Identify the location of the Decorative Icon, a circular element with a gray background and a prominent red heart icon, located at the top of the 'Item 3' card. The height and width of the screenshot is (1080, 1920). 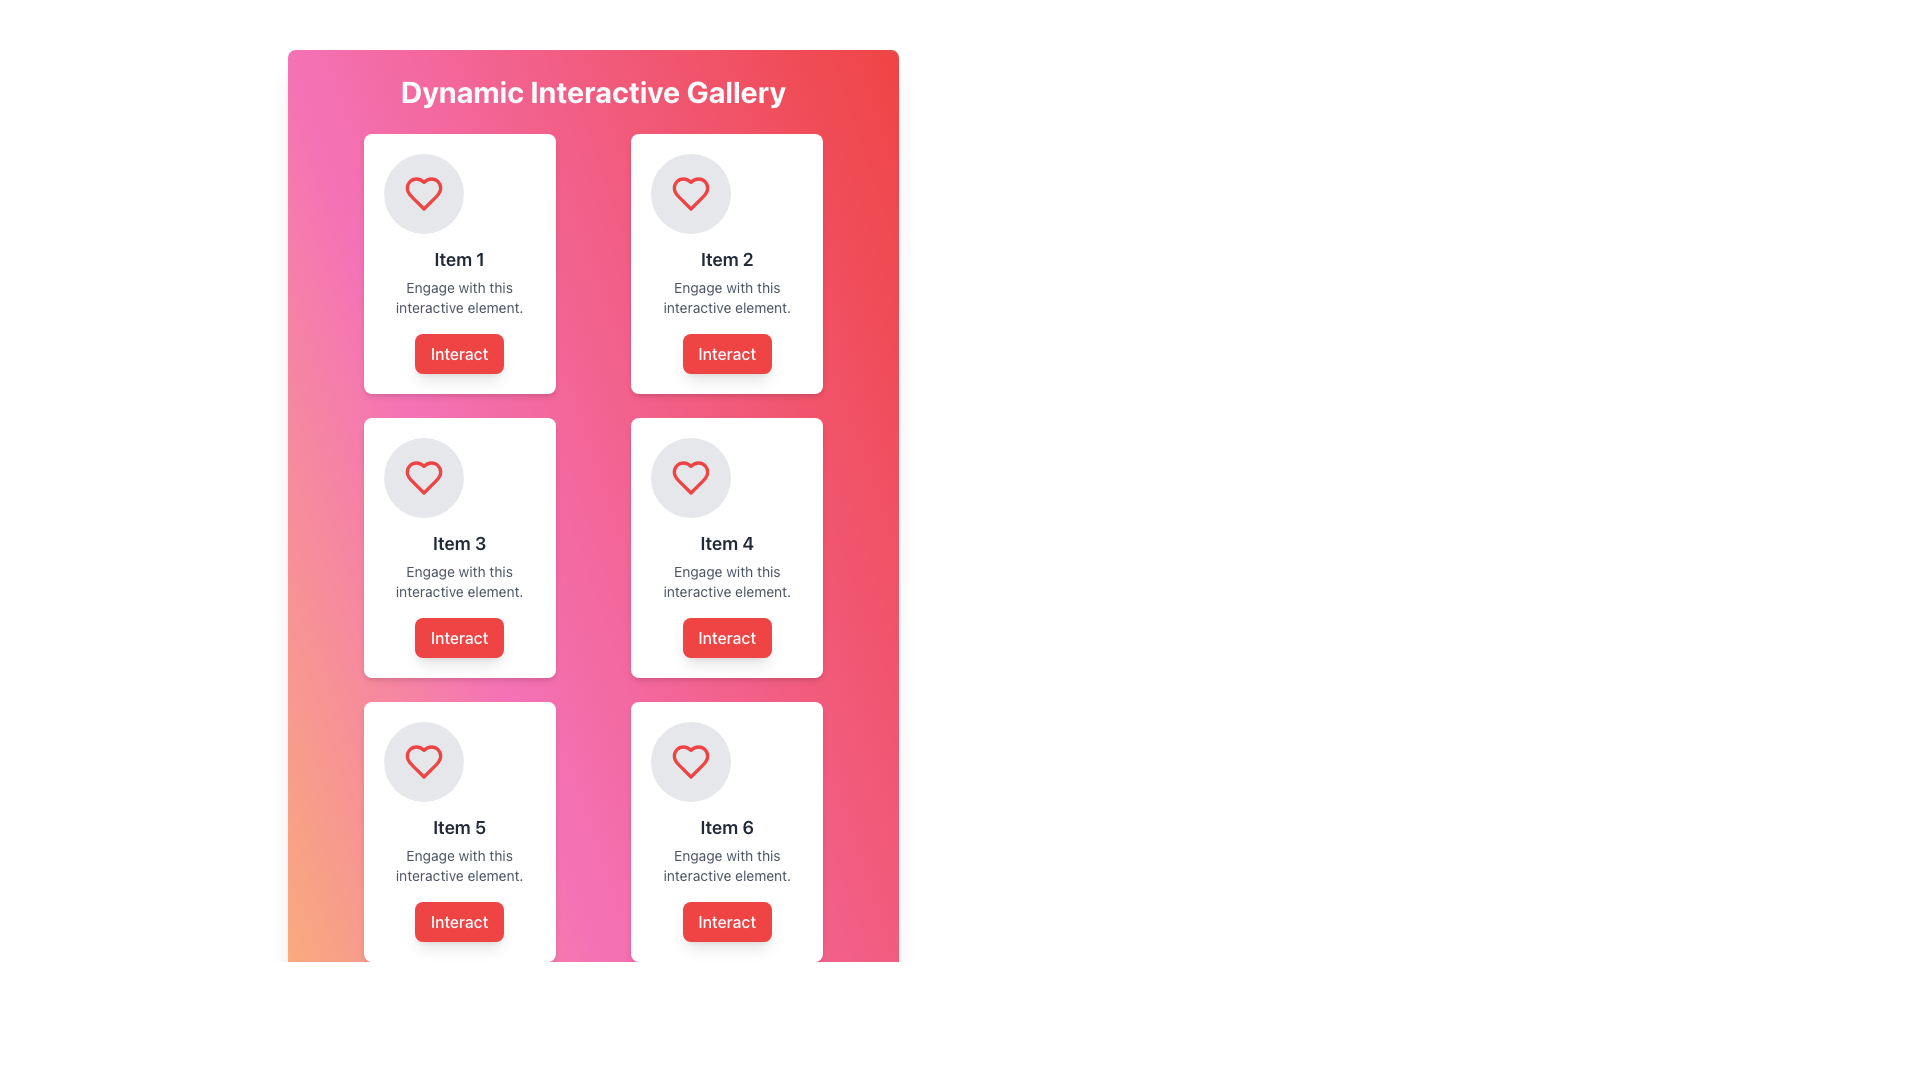
(422, 478).